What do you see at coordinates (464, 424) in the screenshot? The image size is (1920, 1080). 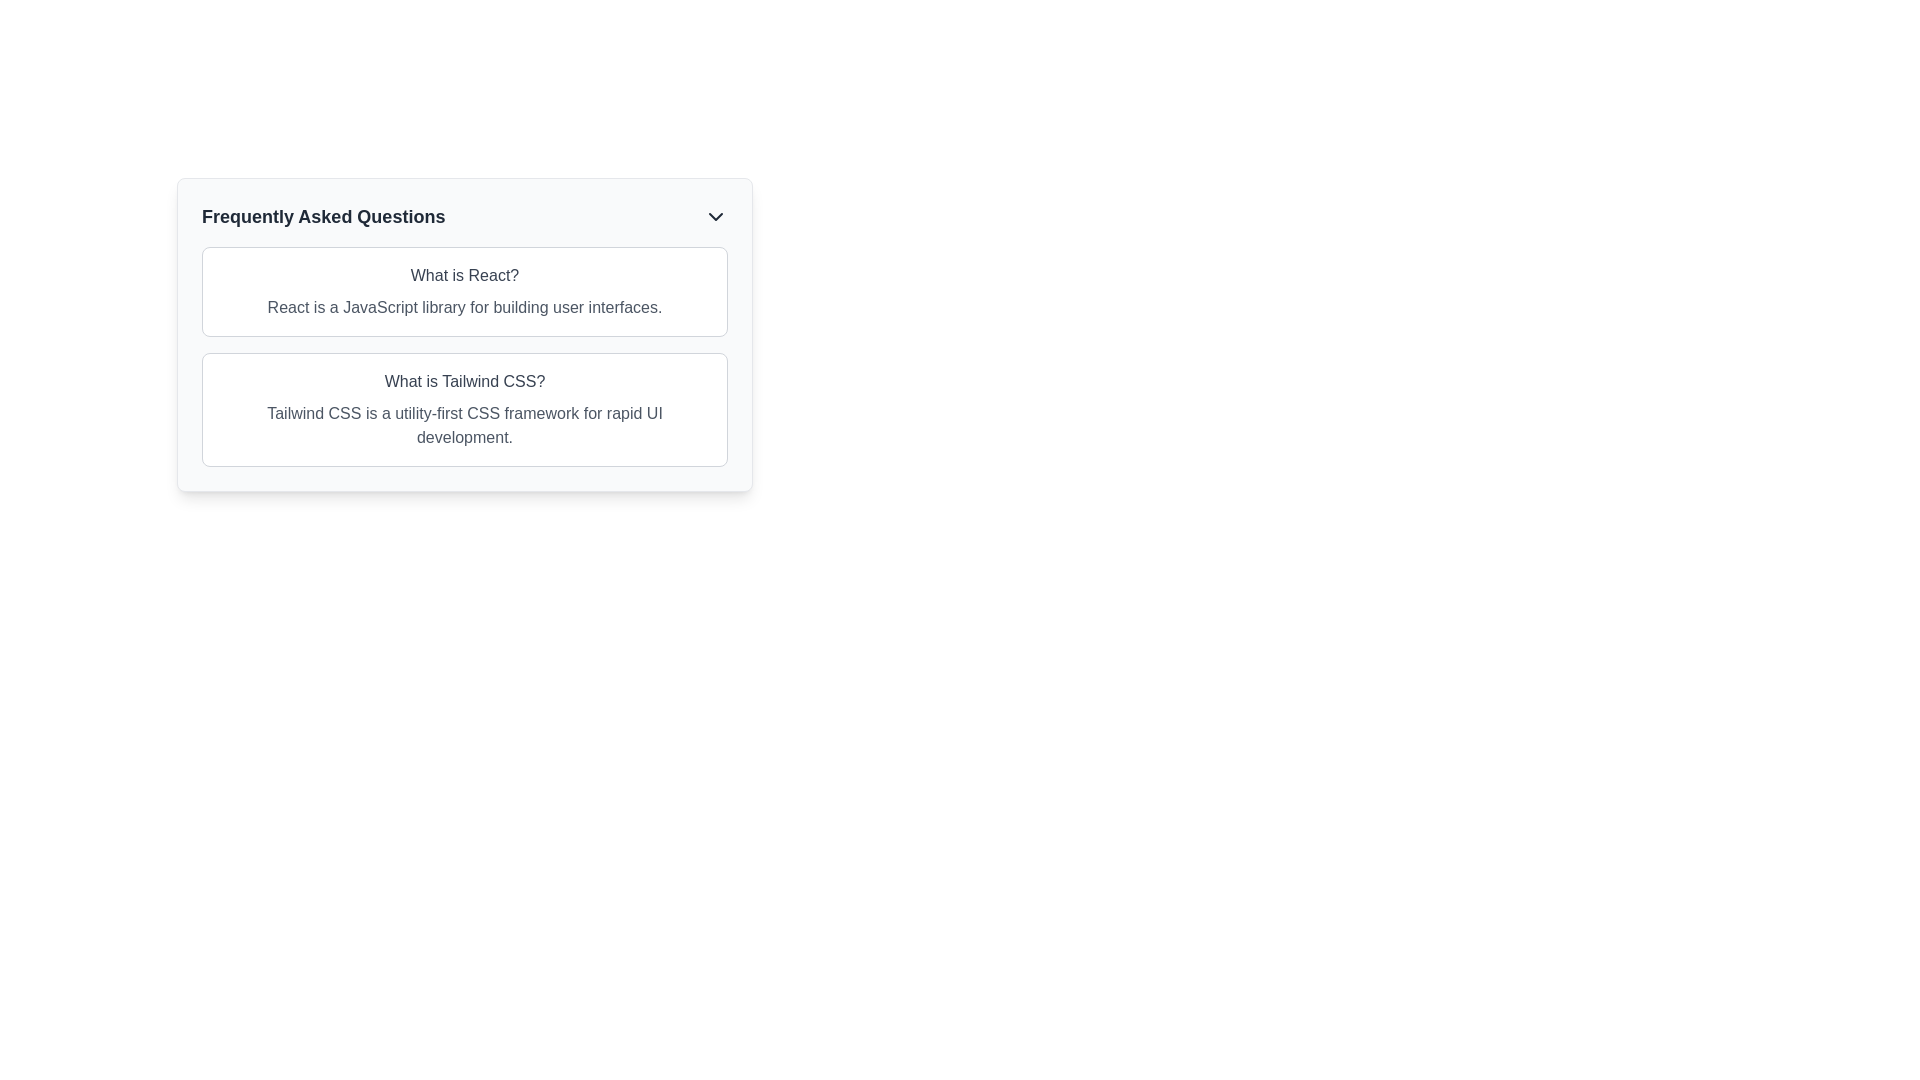 I see `the text element that reads 'Tailwind CSS is a utility-first CSS framework for rapid UI development.', which is located below the question 'What is Tailwind CSS?' in the FAQ interface` at bounding box center [464, 424].